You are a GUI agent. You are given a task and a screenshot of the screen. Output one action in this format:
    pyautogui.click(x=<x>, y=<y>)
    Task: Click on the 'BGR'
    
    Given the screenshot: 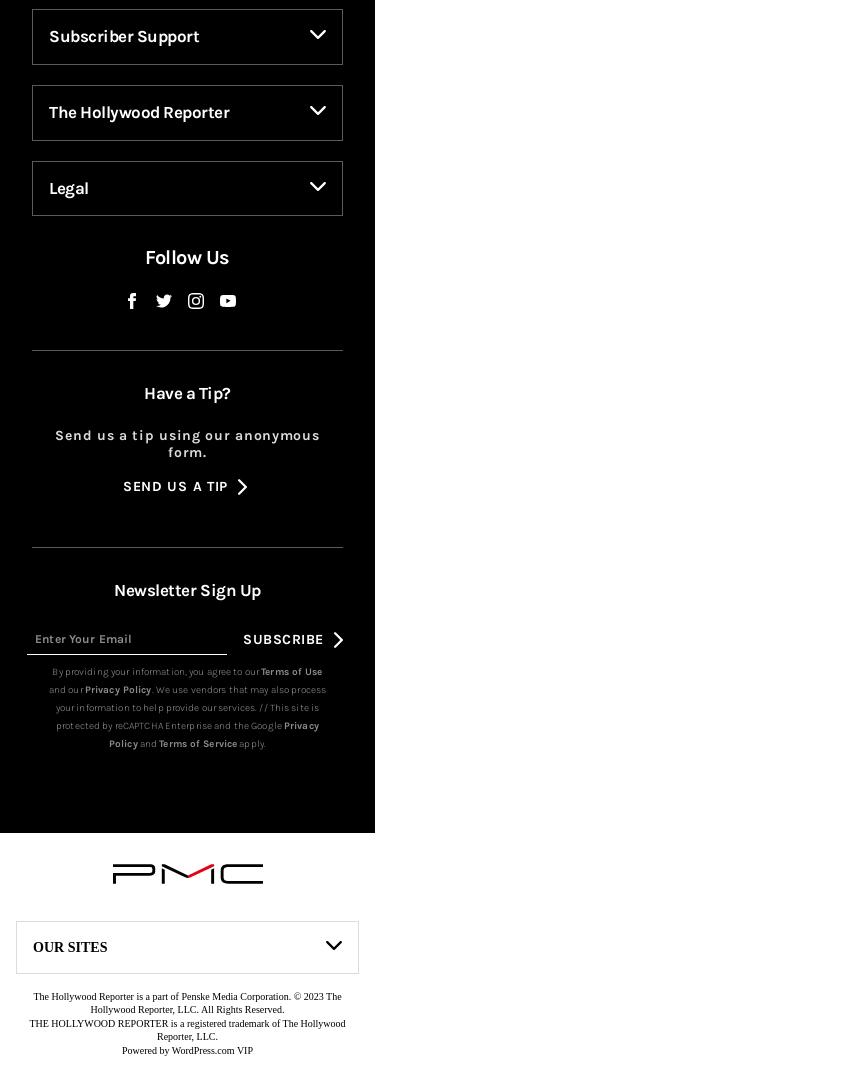 What is the action you would take?
    pyautogui.click(x=45, y=1045)
    